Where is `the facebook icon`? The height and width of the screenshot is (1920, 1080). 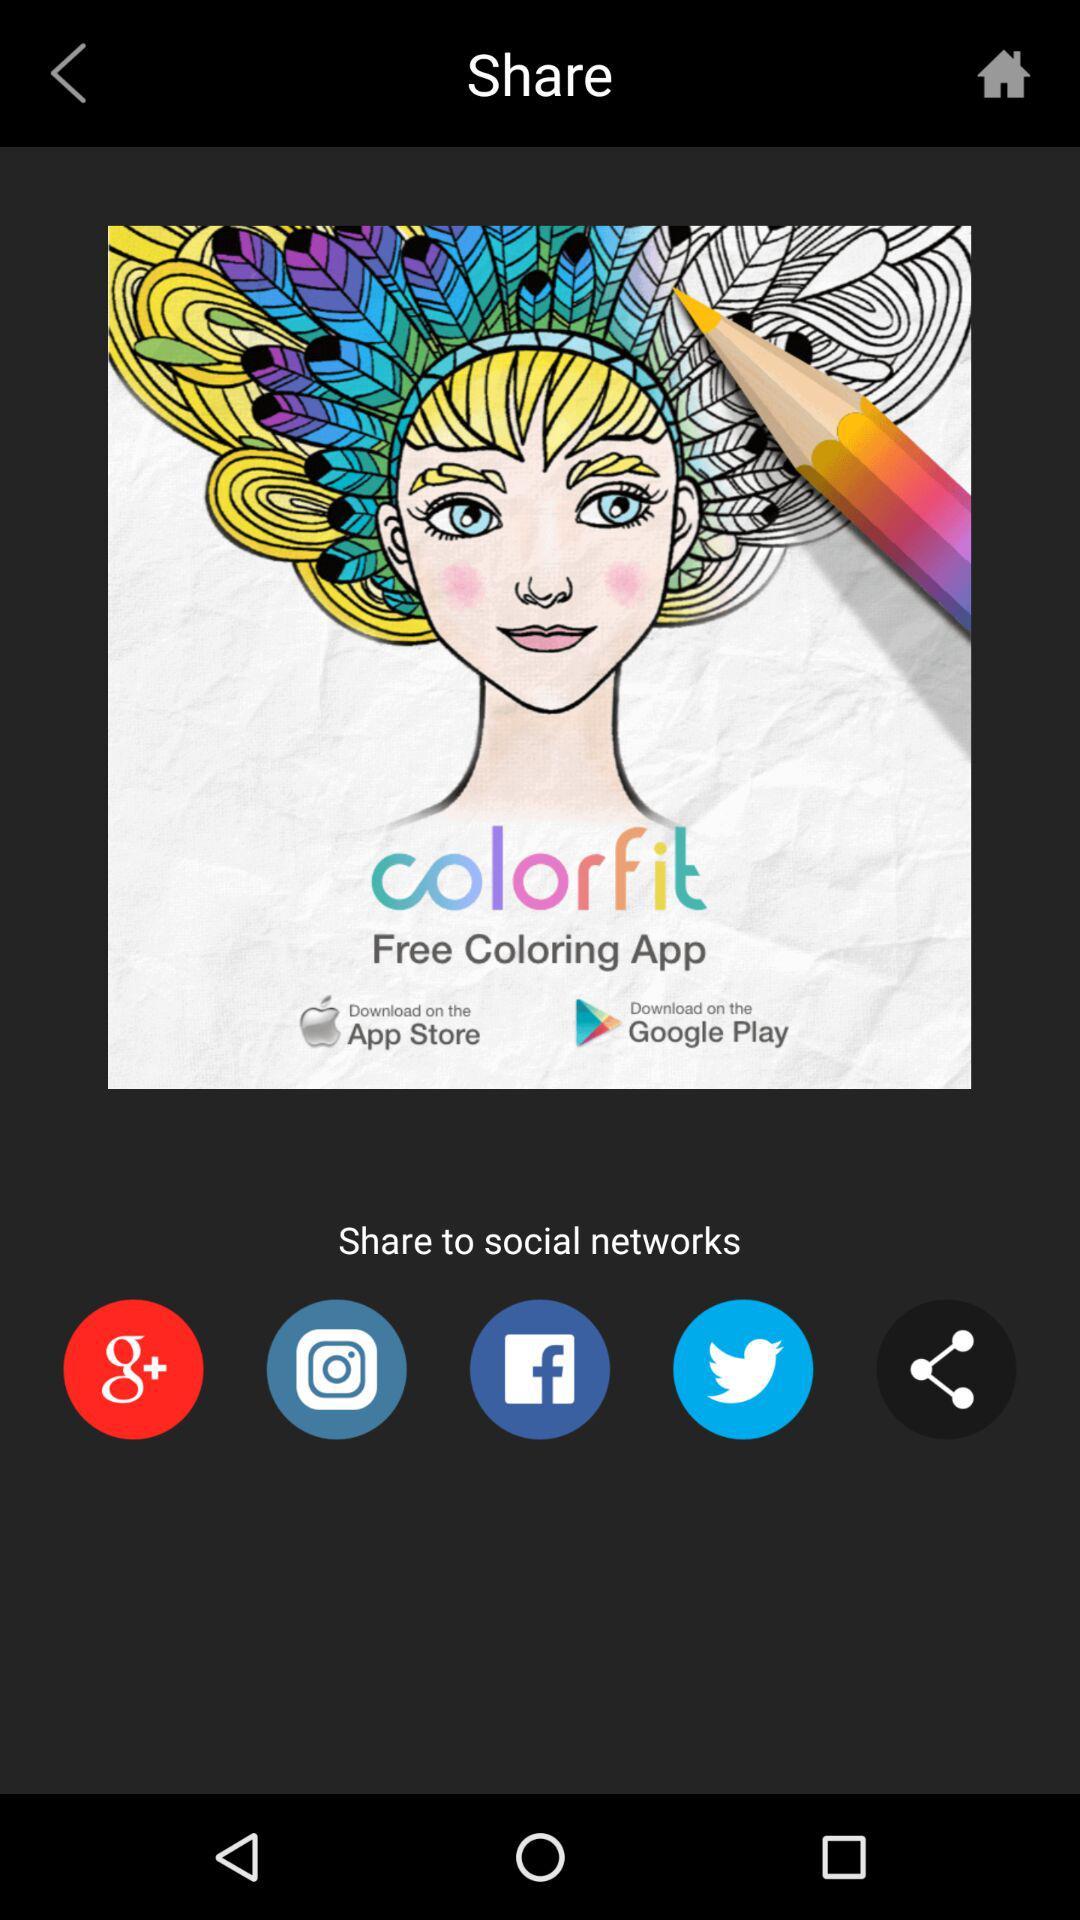 the facebook icon is located at coordinates (538, 1465).